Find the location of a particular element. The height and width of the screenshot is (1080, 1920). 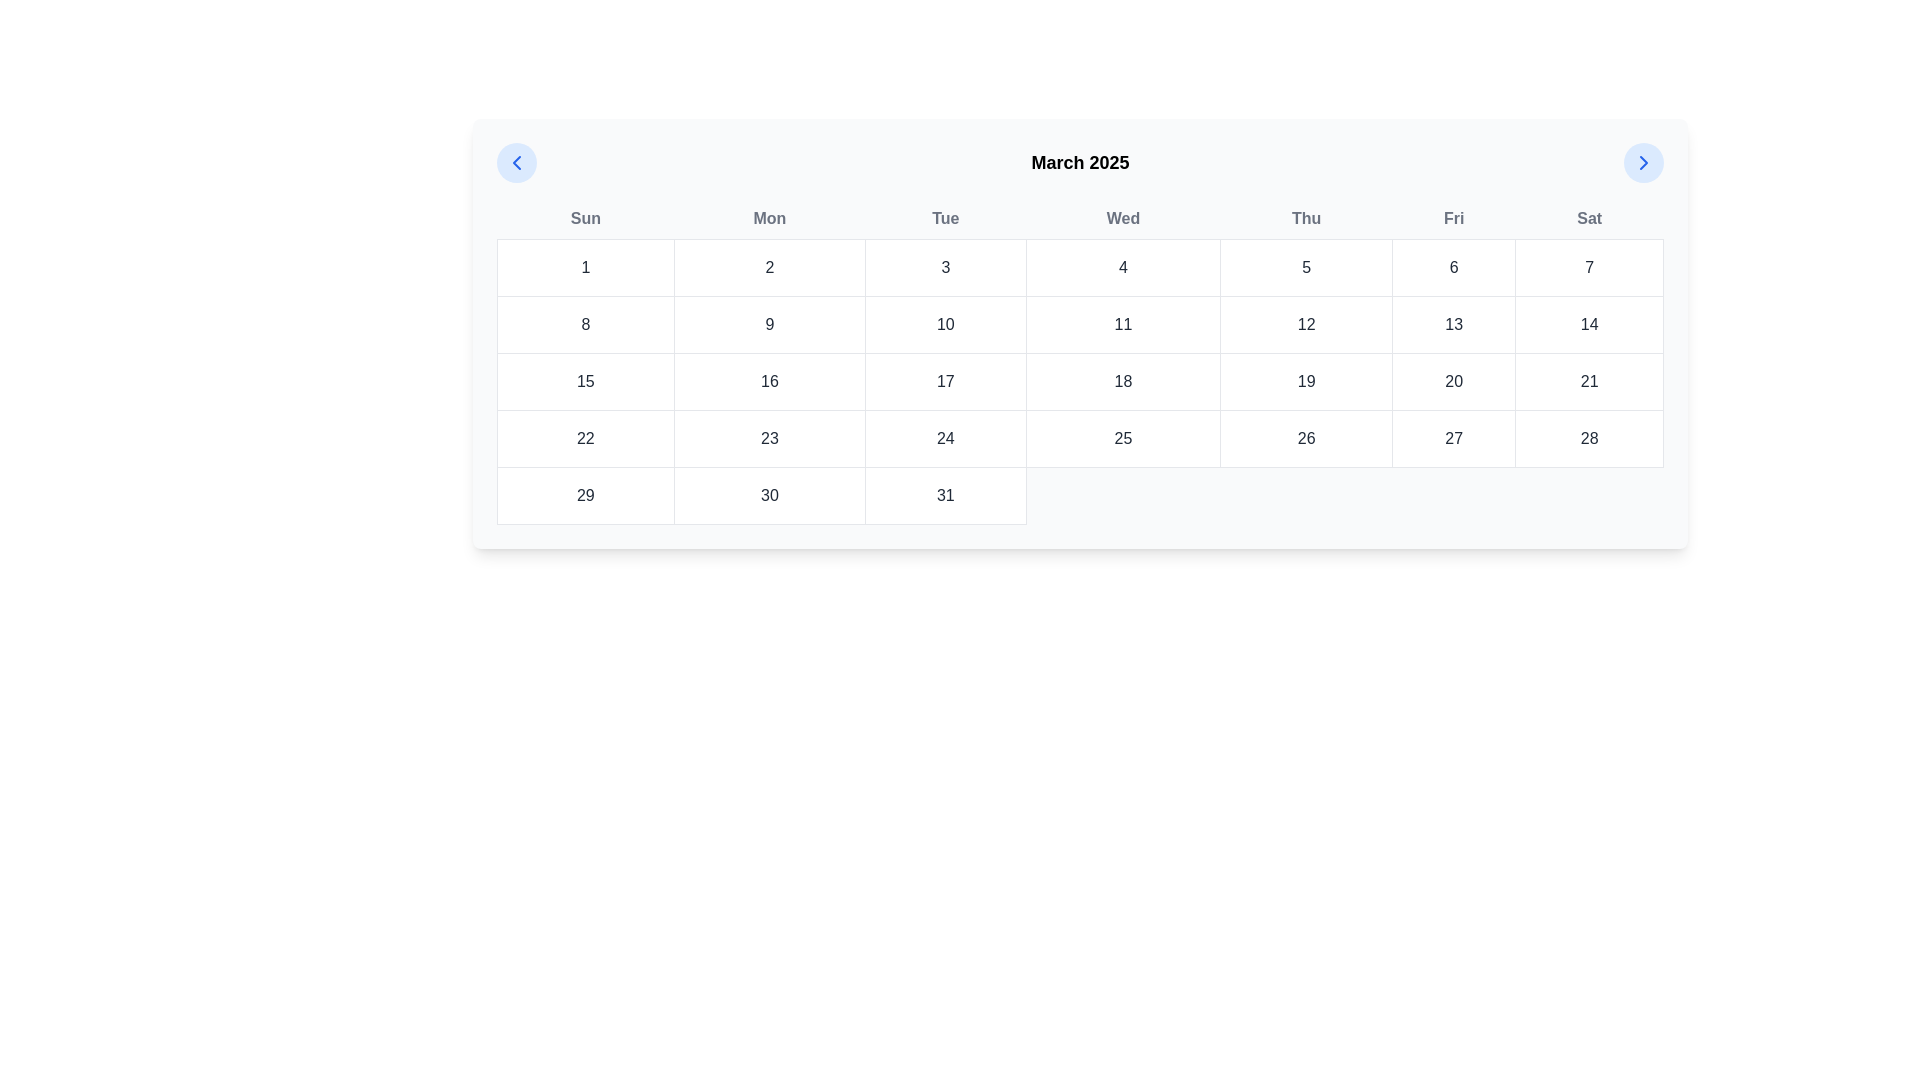

the calendar cell representing March 24, 2025, to change its background color is located at coordinates (944, 438).